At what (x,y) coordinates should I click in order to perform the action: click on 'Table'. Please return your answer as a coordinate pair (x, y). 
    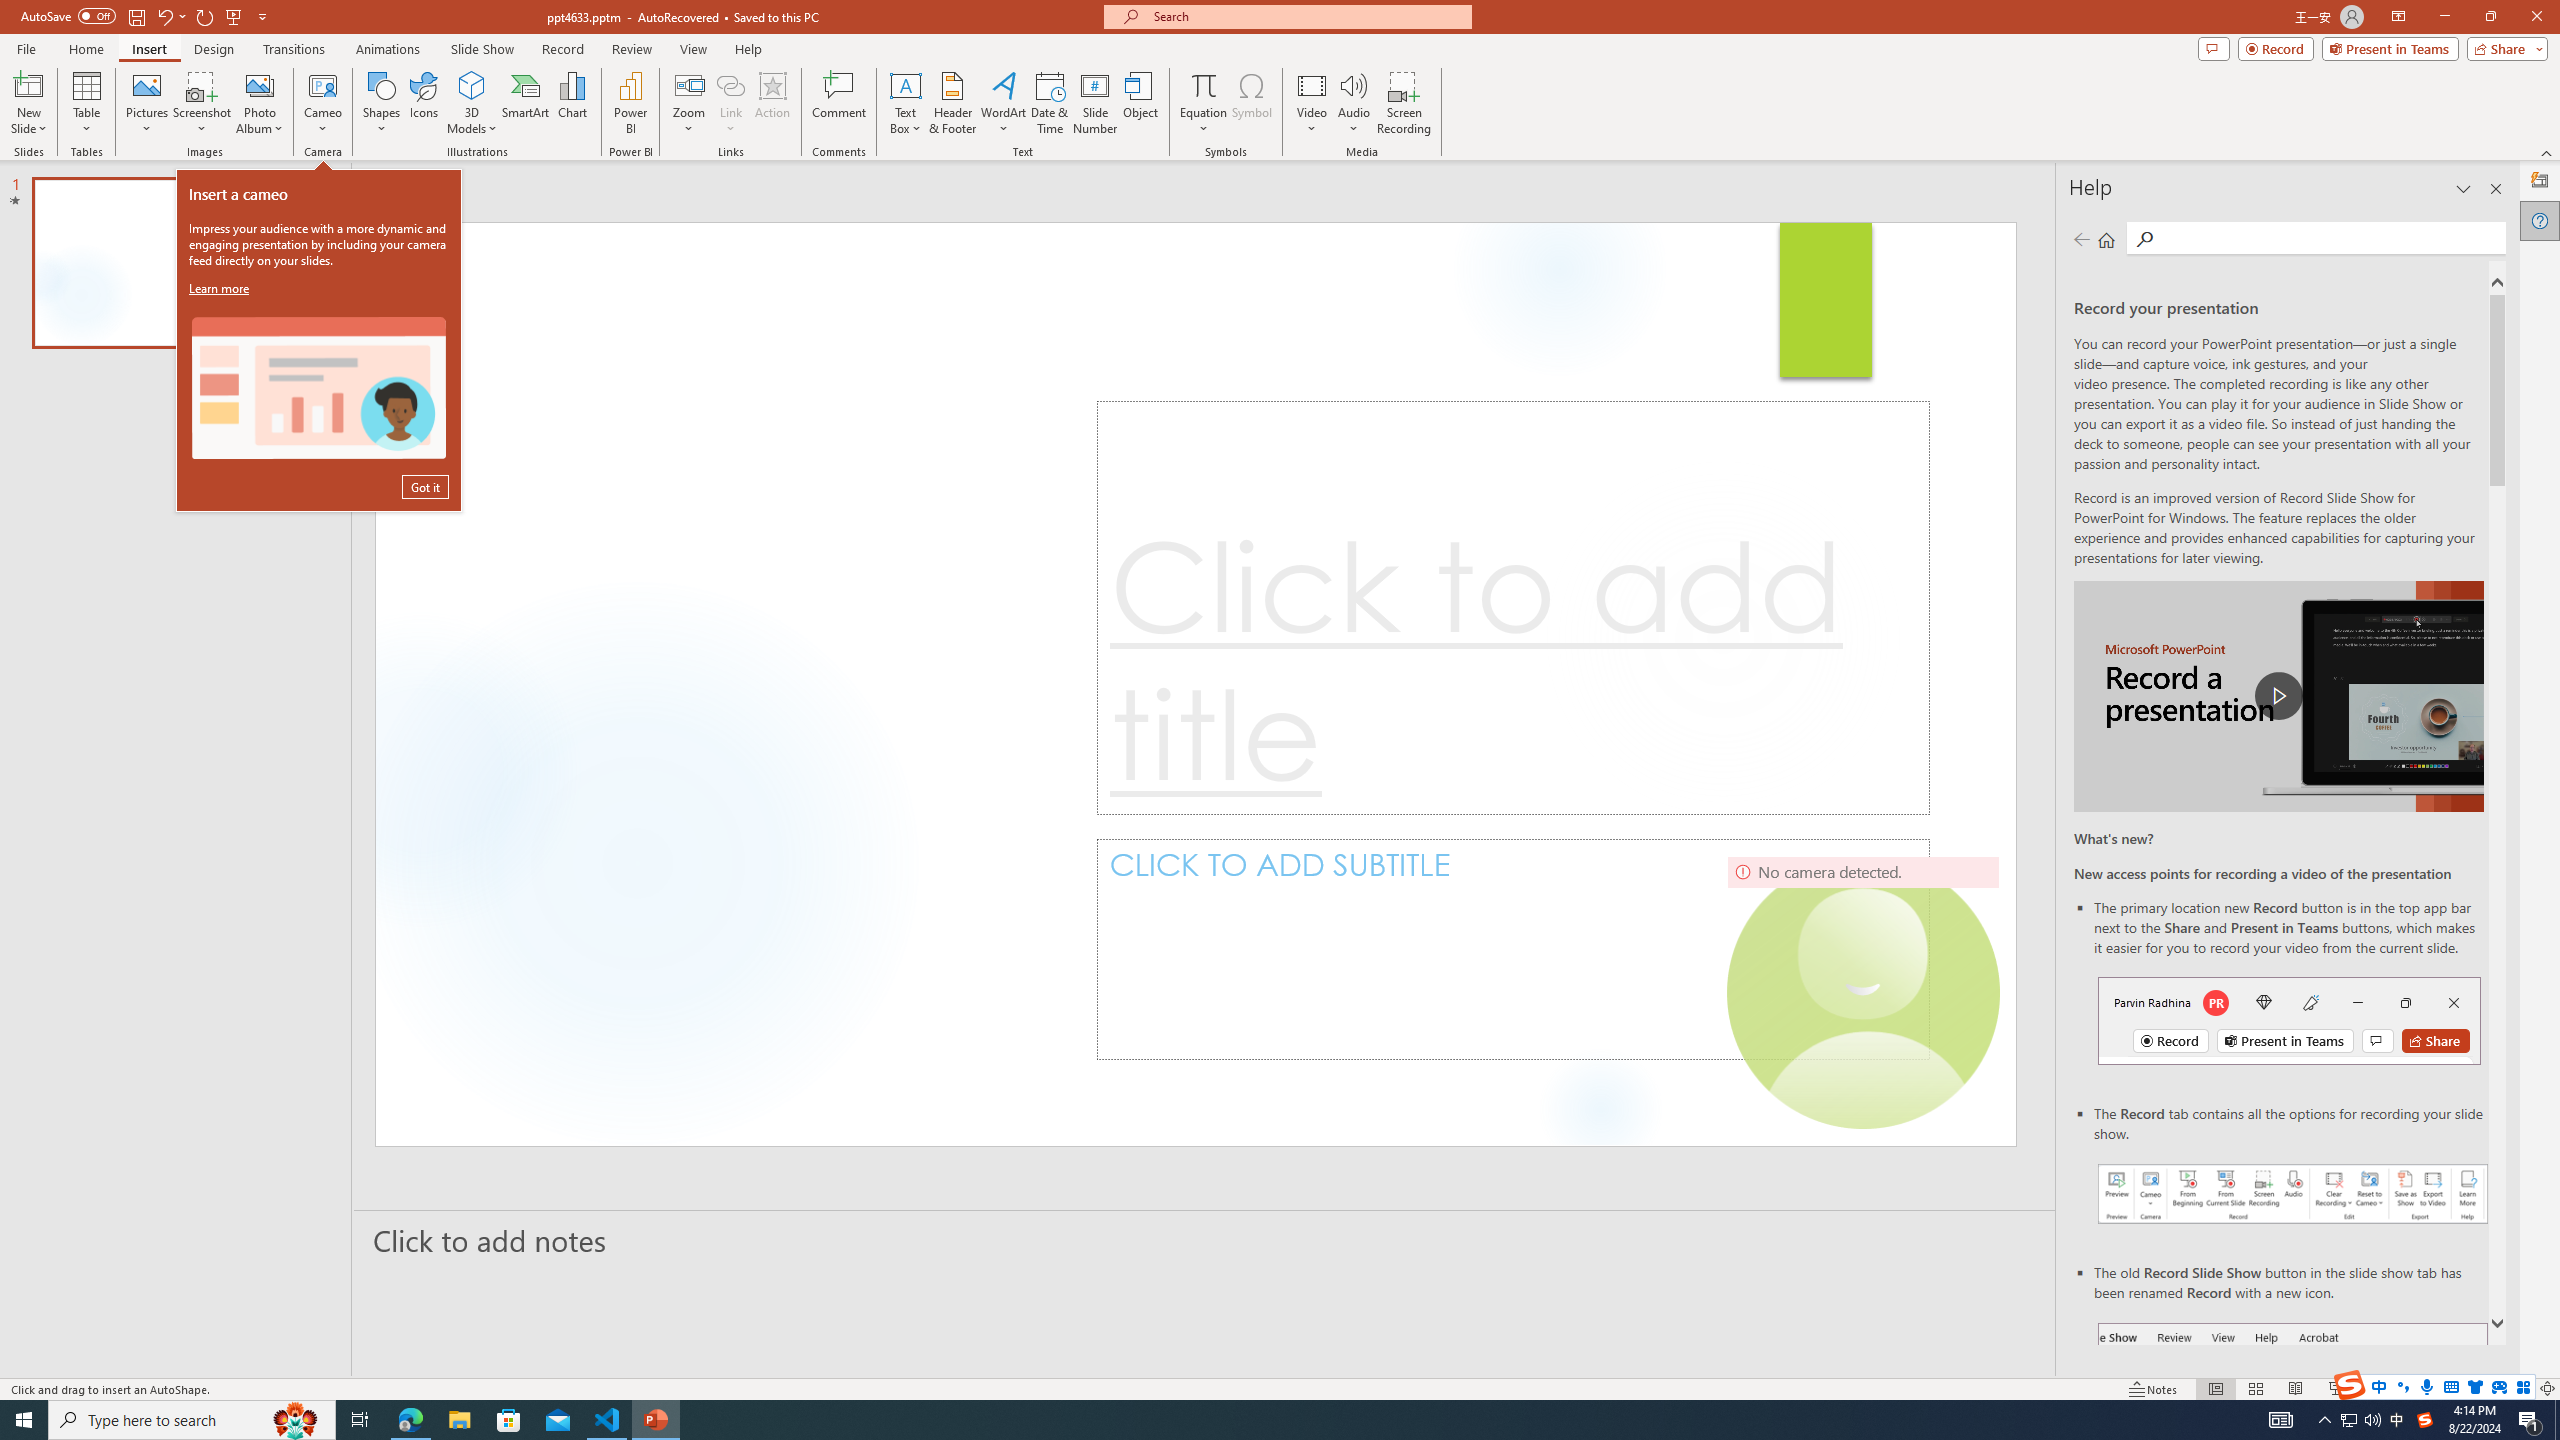
    Looking at the image, I should click on (86, 103).